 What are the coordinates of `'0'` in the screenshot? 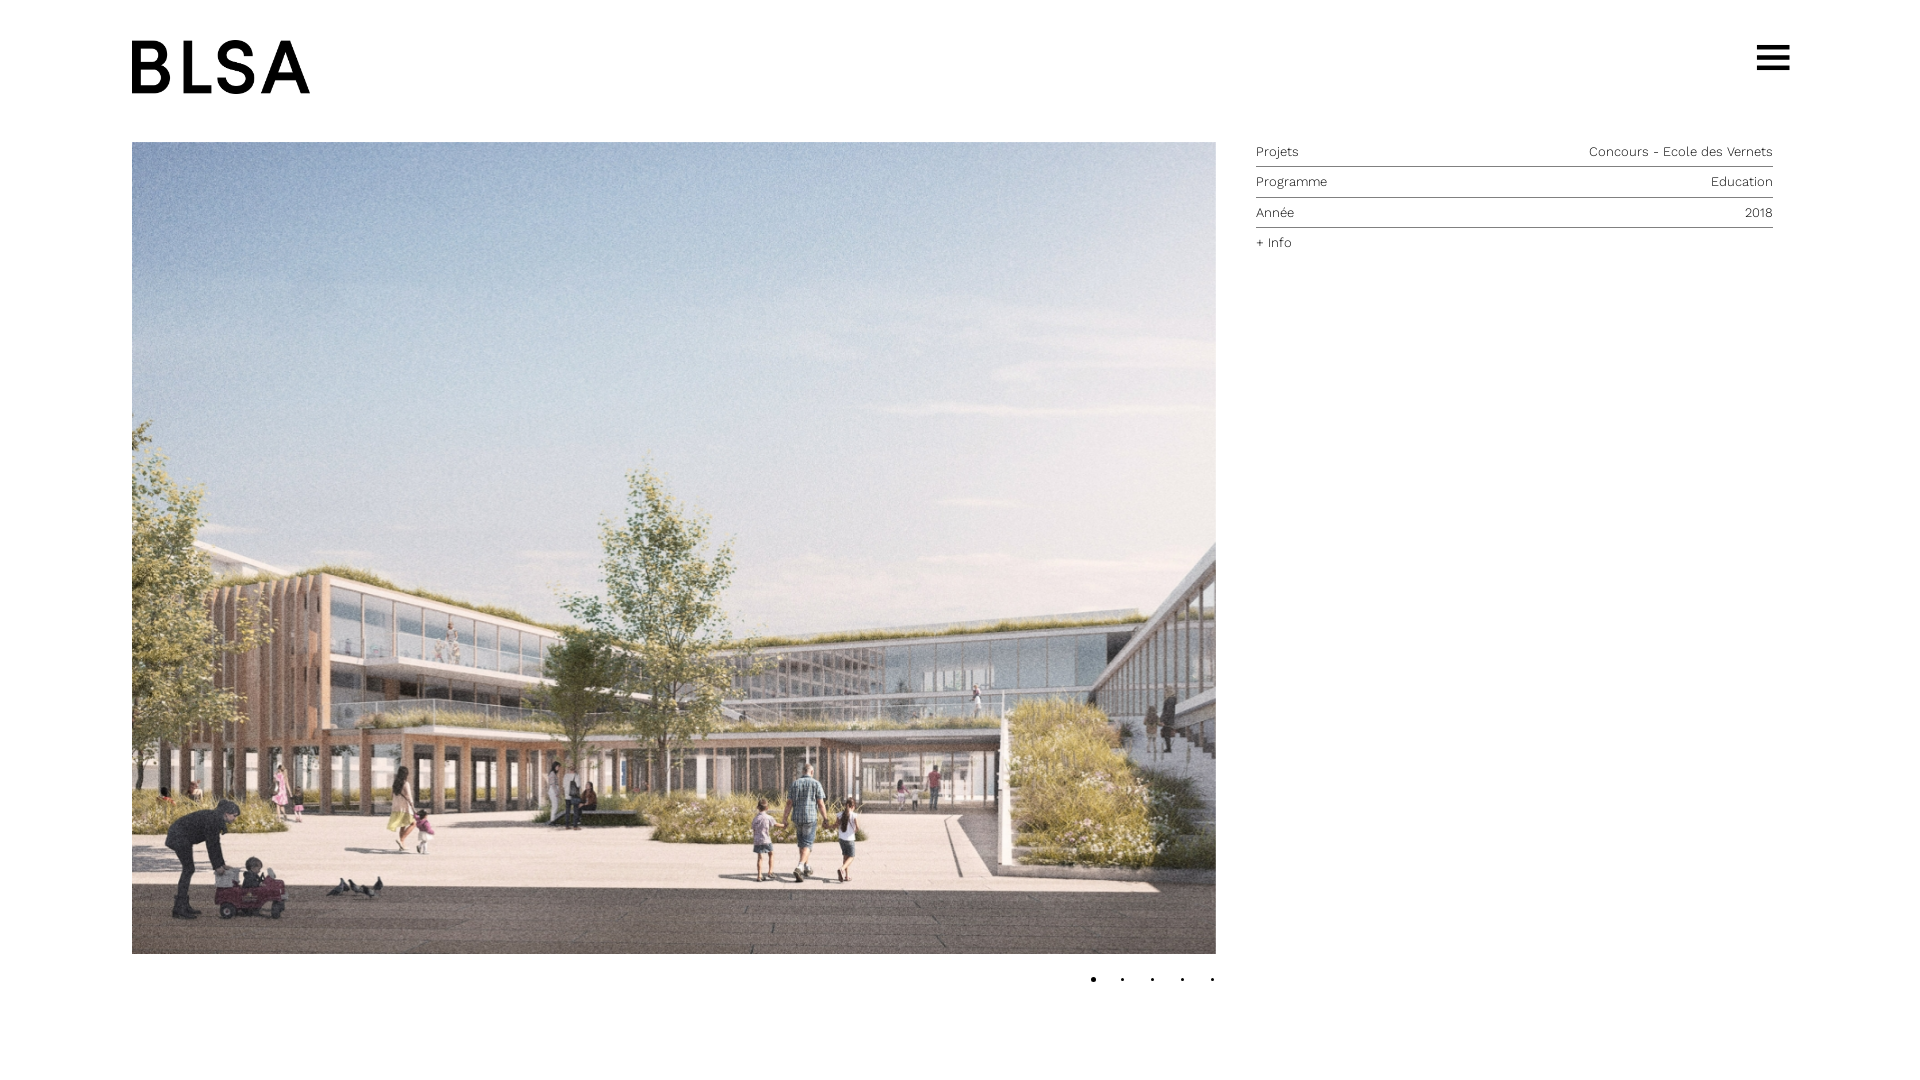 It's located at (1094, 982).